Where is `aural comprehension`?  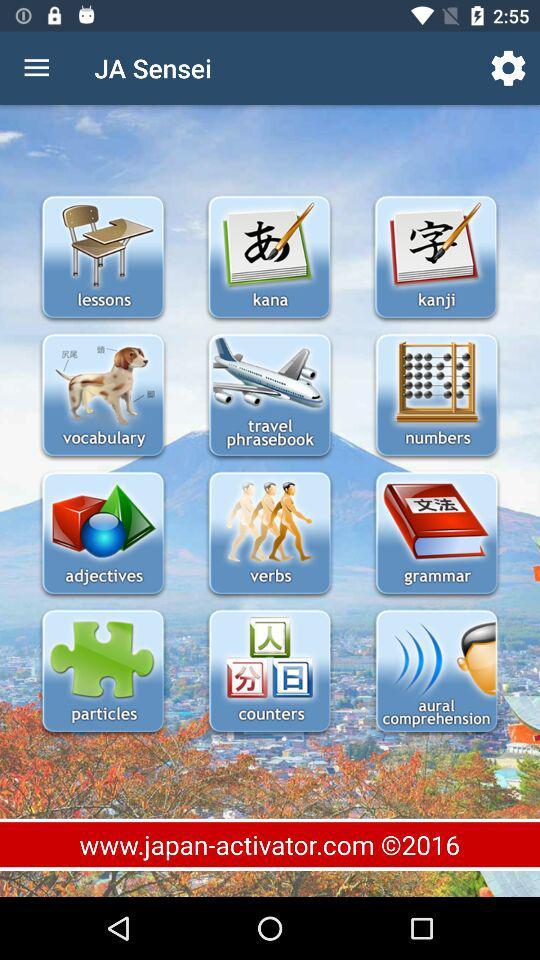
aural comprehension is located at coordinates (435, 673).